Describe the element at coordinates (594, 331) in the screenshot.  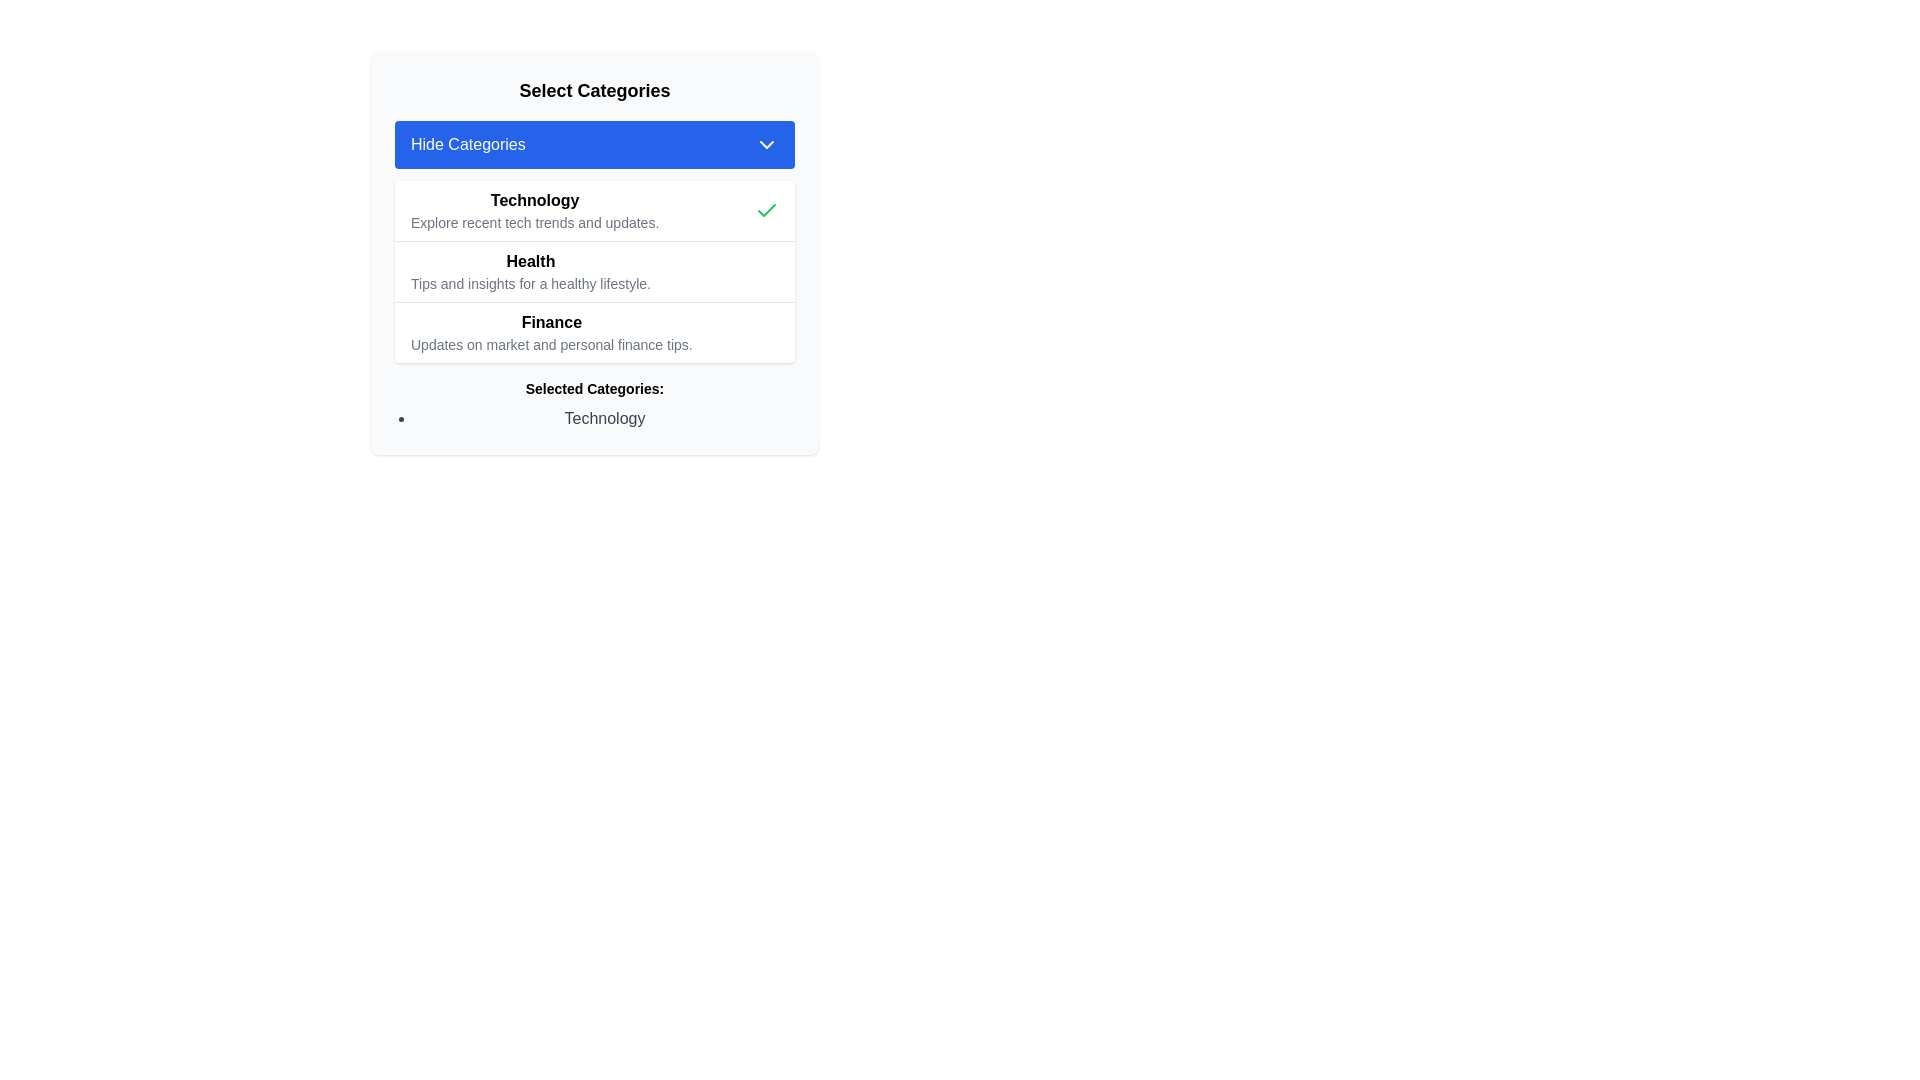
I see `the 'Finance' category option, which is the third entry in the list of selectable categories under 'Select Categories.'` at that location.